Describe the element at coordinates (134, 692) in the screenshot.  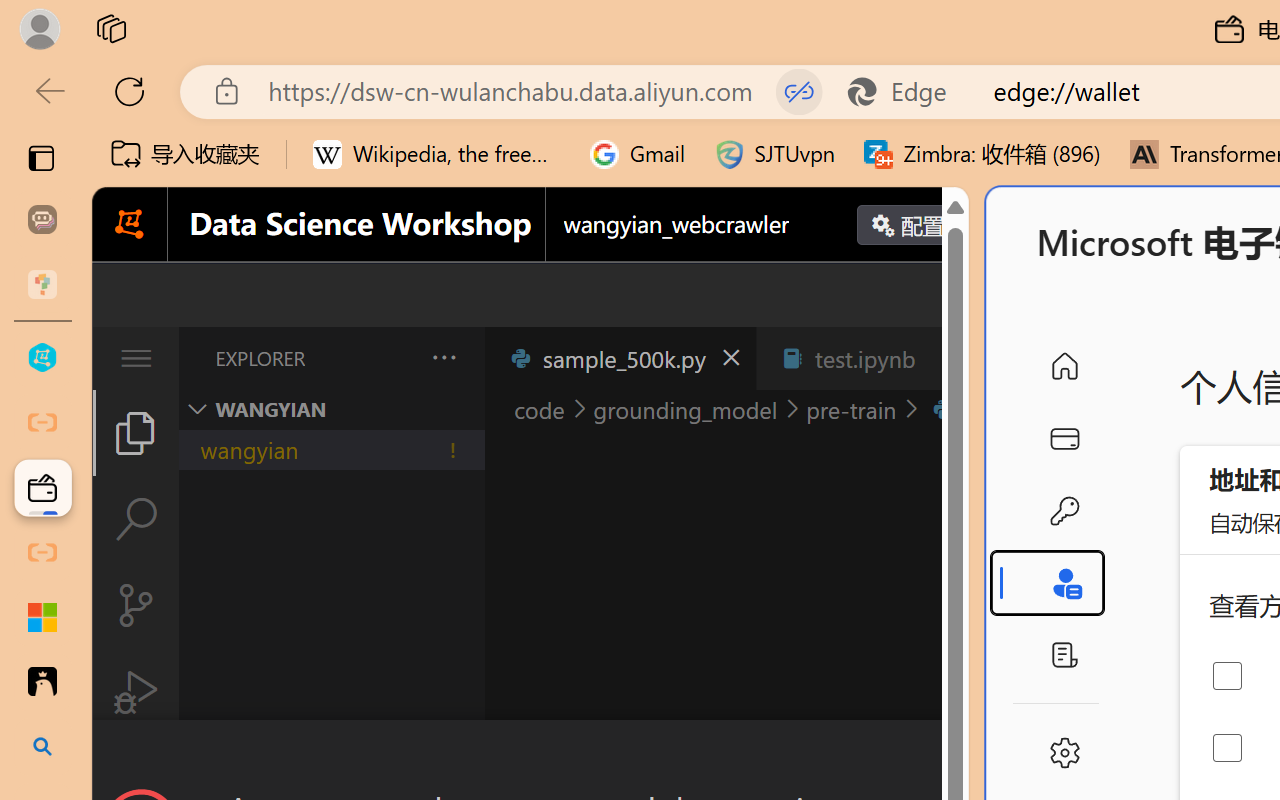
I see `'Run and Debug (Ctrl+Shift+D)'` at that location.